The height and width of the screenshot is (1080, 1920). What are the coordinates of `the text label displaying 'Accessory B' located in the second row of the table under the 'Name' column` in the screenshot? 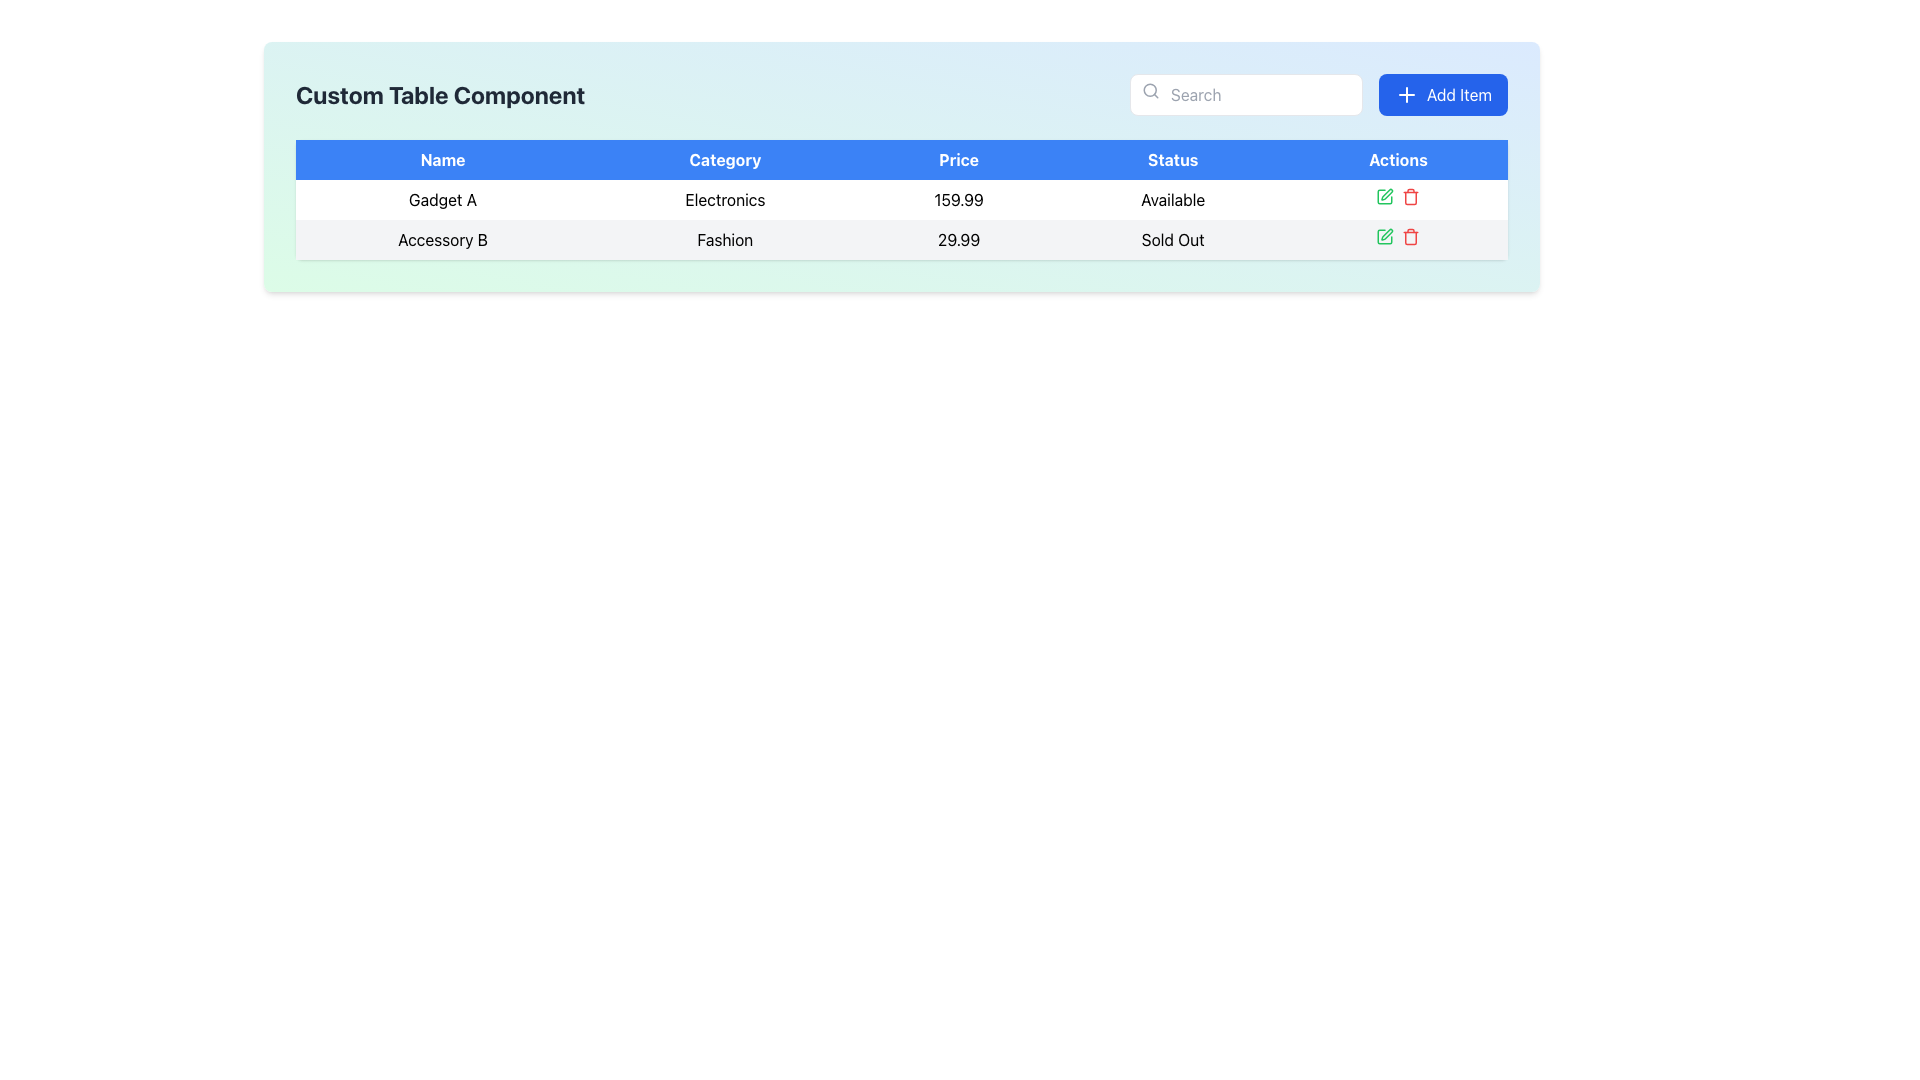 It's located at (442, 238).